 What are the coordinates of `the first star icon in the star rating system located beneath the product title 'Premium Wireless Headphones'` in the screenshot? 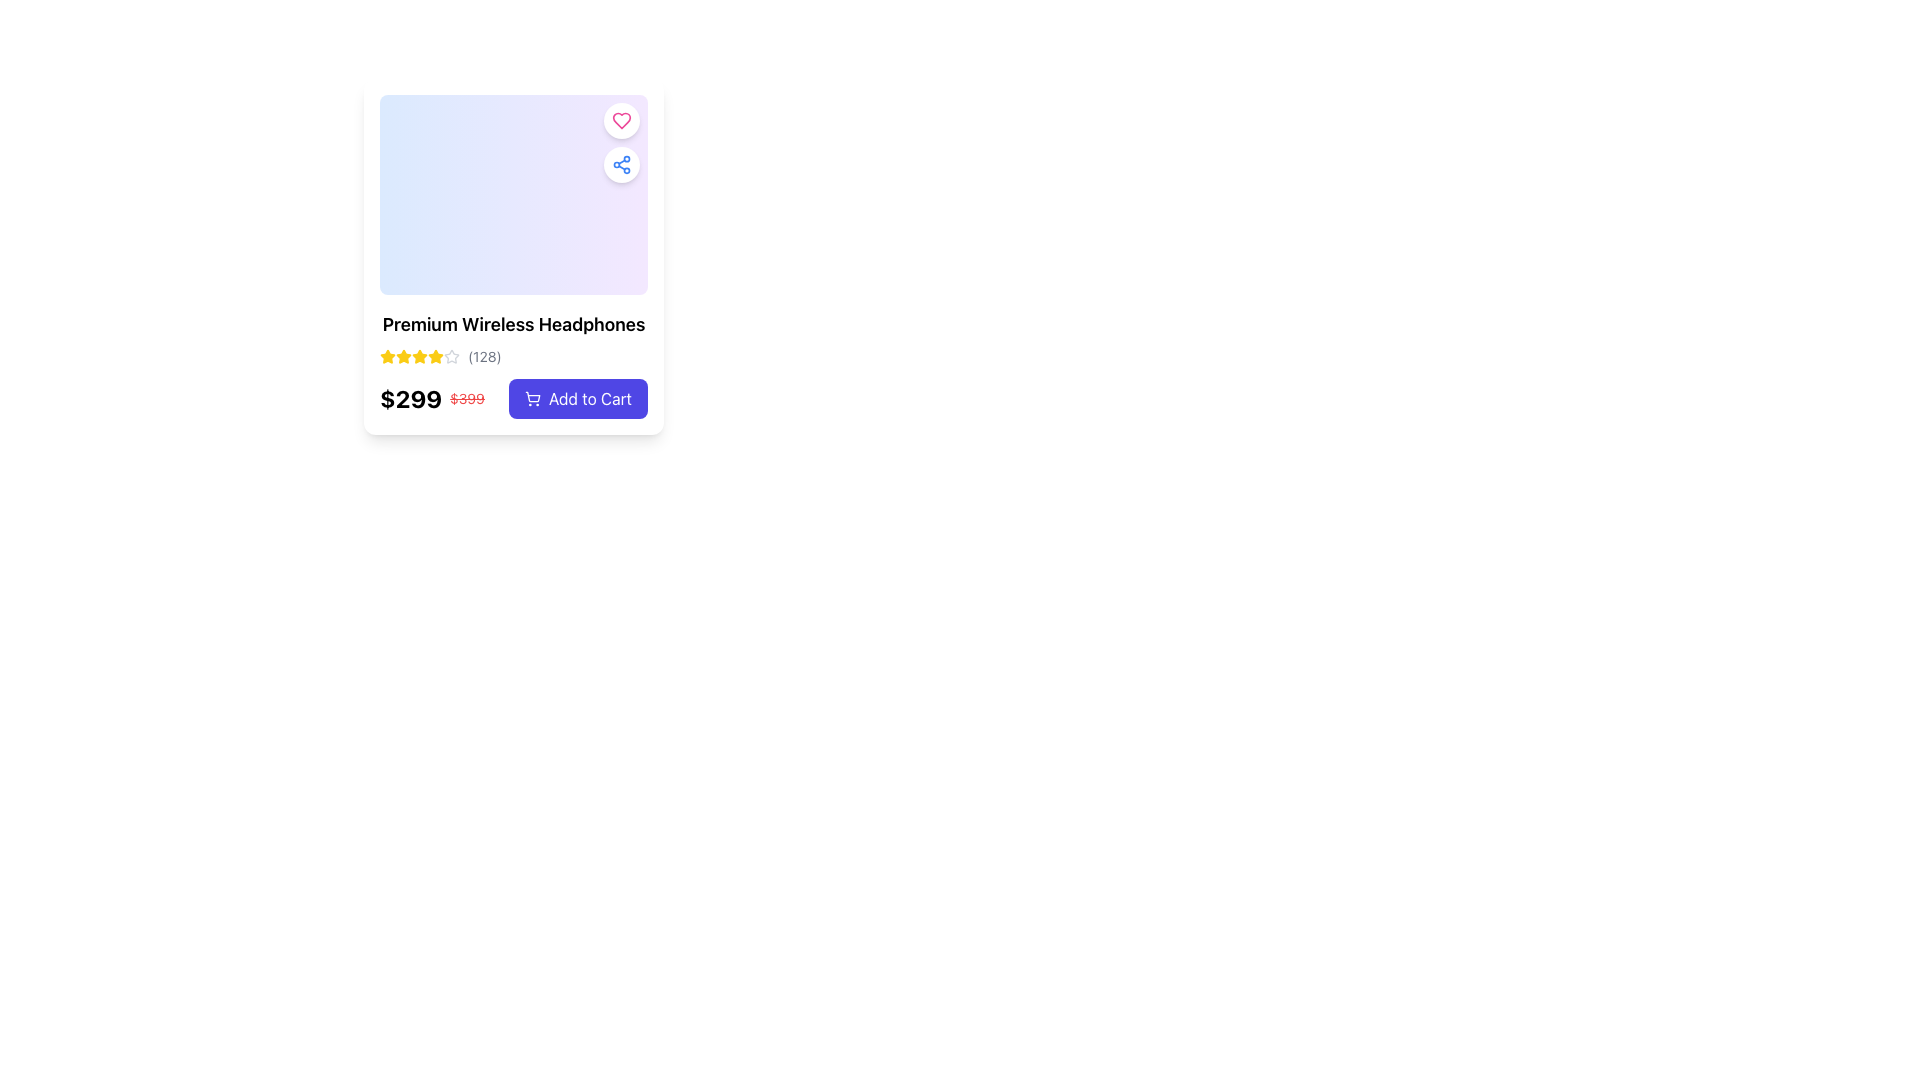 It's located at (388, 356).